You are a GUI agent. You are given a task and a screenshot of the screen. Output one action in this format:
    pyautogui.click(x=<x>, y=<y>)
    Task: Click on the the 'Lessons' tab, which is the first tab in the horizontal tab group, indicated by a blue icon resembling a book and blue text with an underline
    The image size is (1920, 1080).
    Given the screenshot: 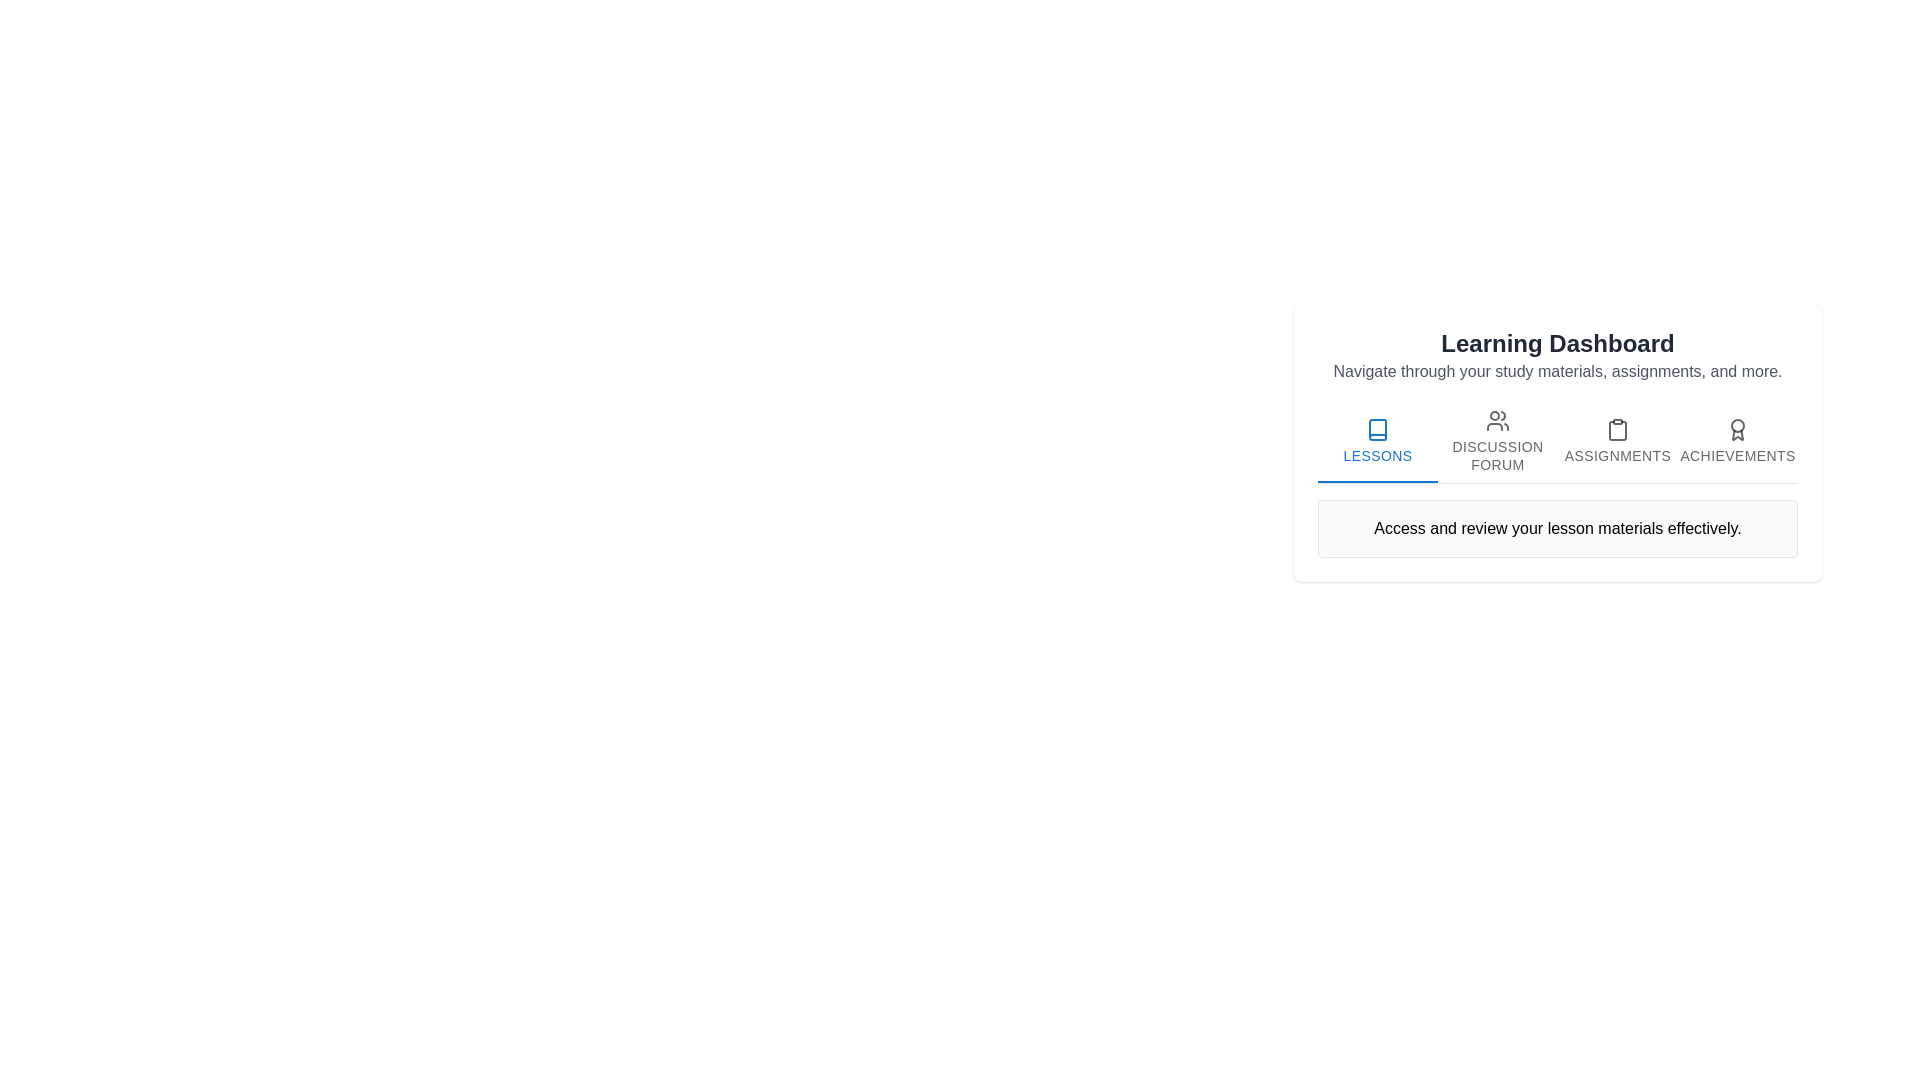 What is the action you would take?
    pyautogui.click(x=1376, y=439)
    